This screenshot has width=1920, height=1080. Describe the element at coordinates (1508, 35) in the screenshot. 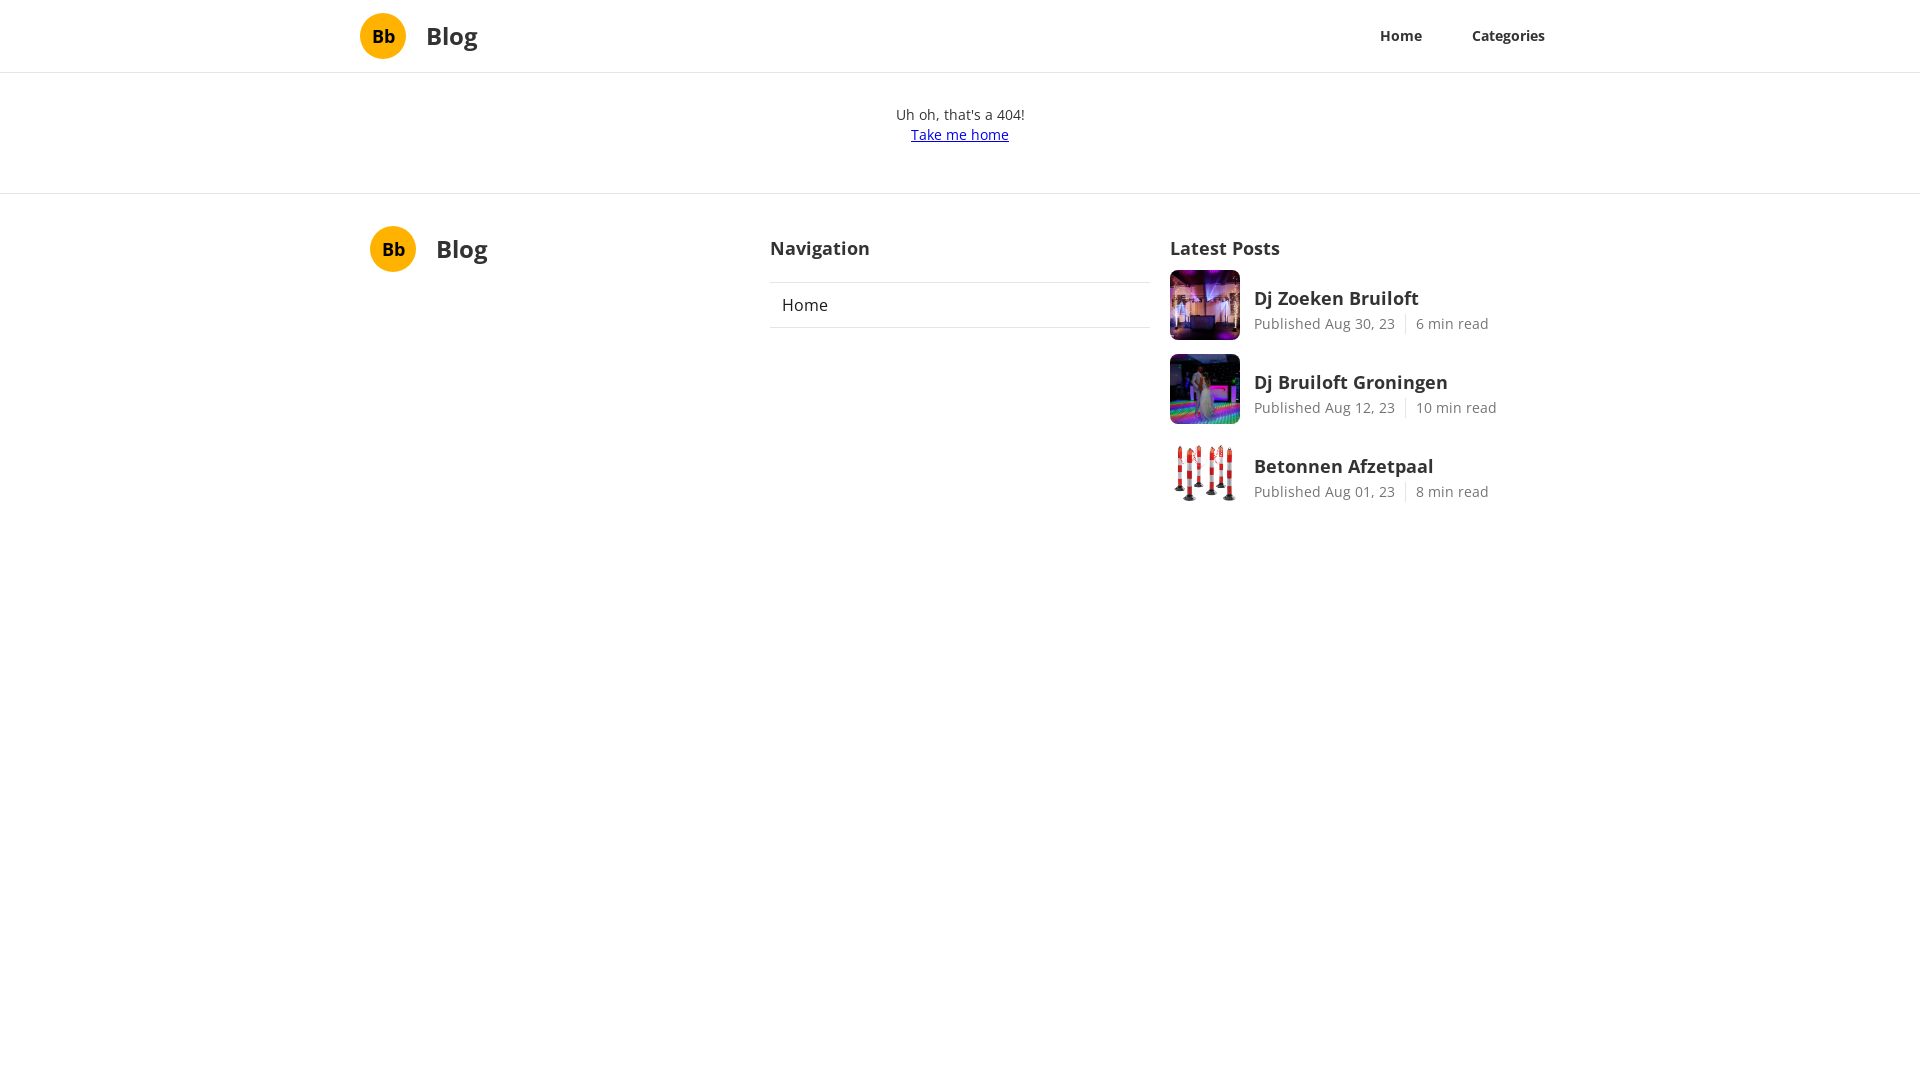

I see `'Categories'` at that location.